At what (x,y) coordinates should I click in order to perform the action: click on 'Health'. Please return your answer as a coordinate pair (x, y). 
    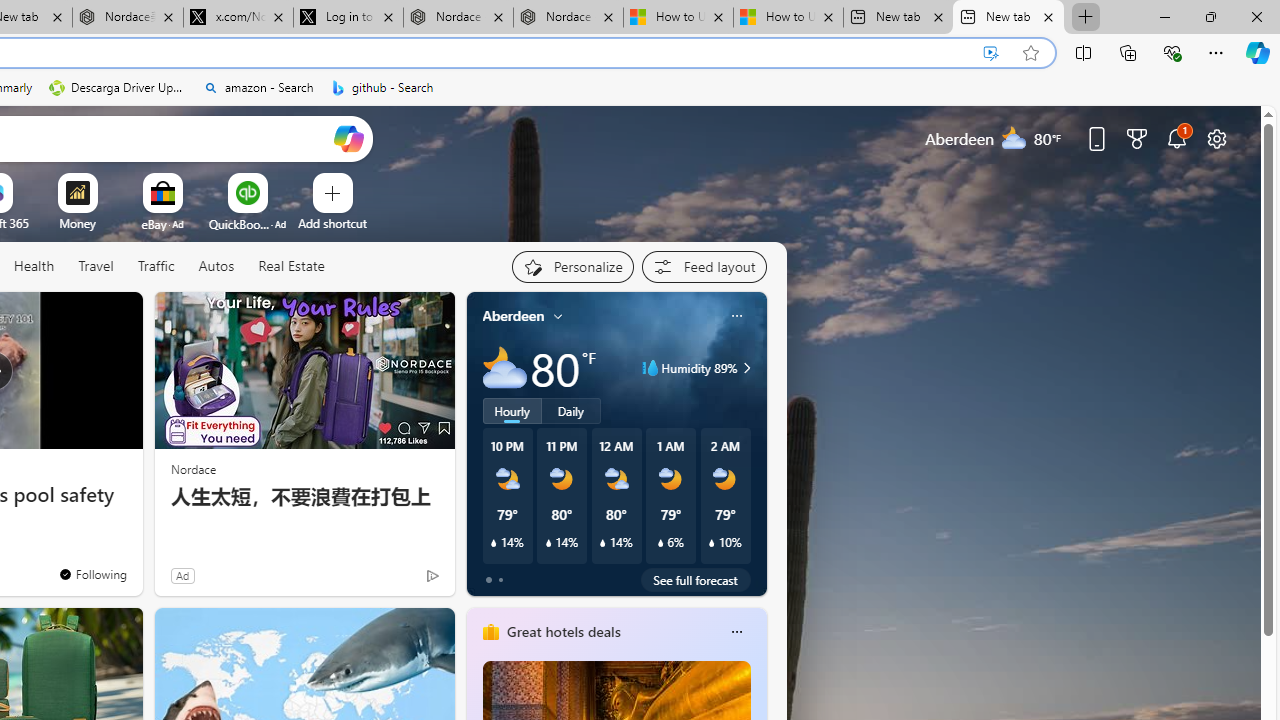
    Looking at the image, I should click on (33, 266).